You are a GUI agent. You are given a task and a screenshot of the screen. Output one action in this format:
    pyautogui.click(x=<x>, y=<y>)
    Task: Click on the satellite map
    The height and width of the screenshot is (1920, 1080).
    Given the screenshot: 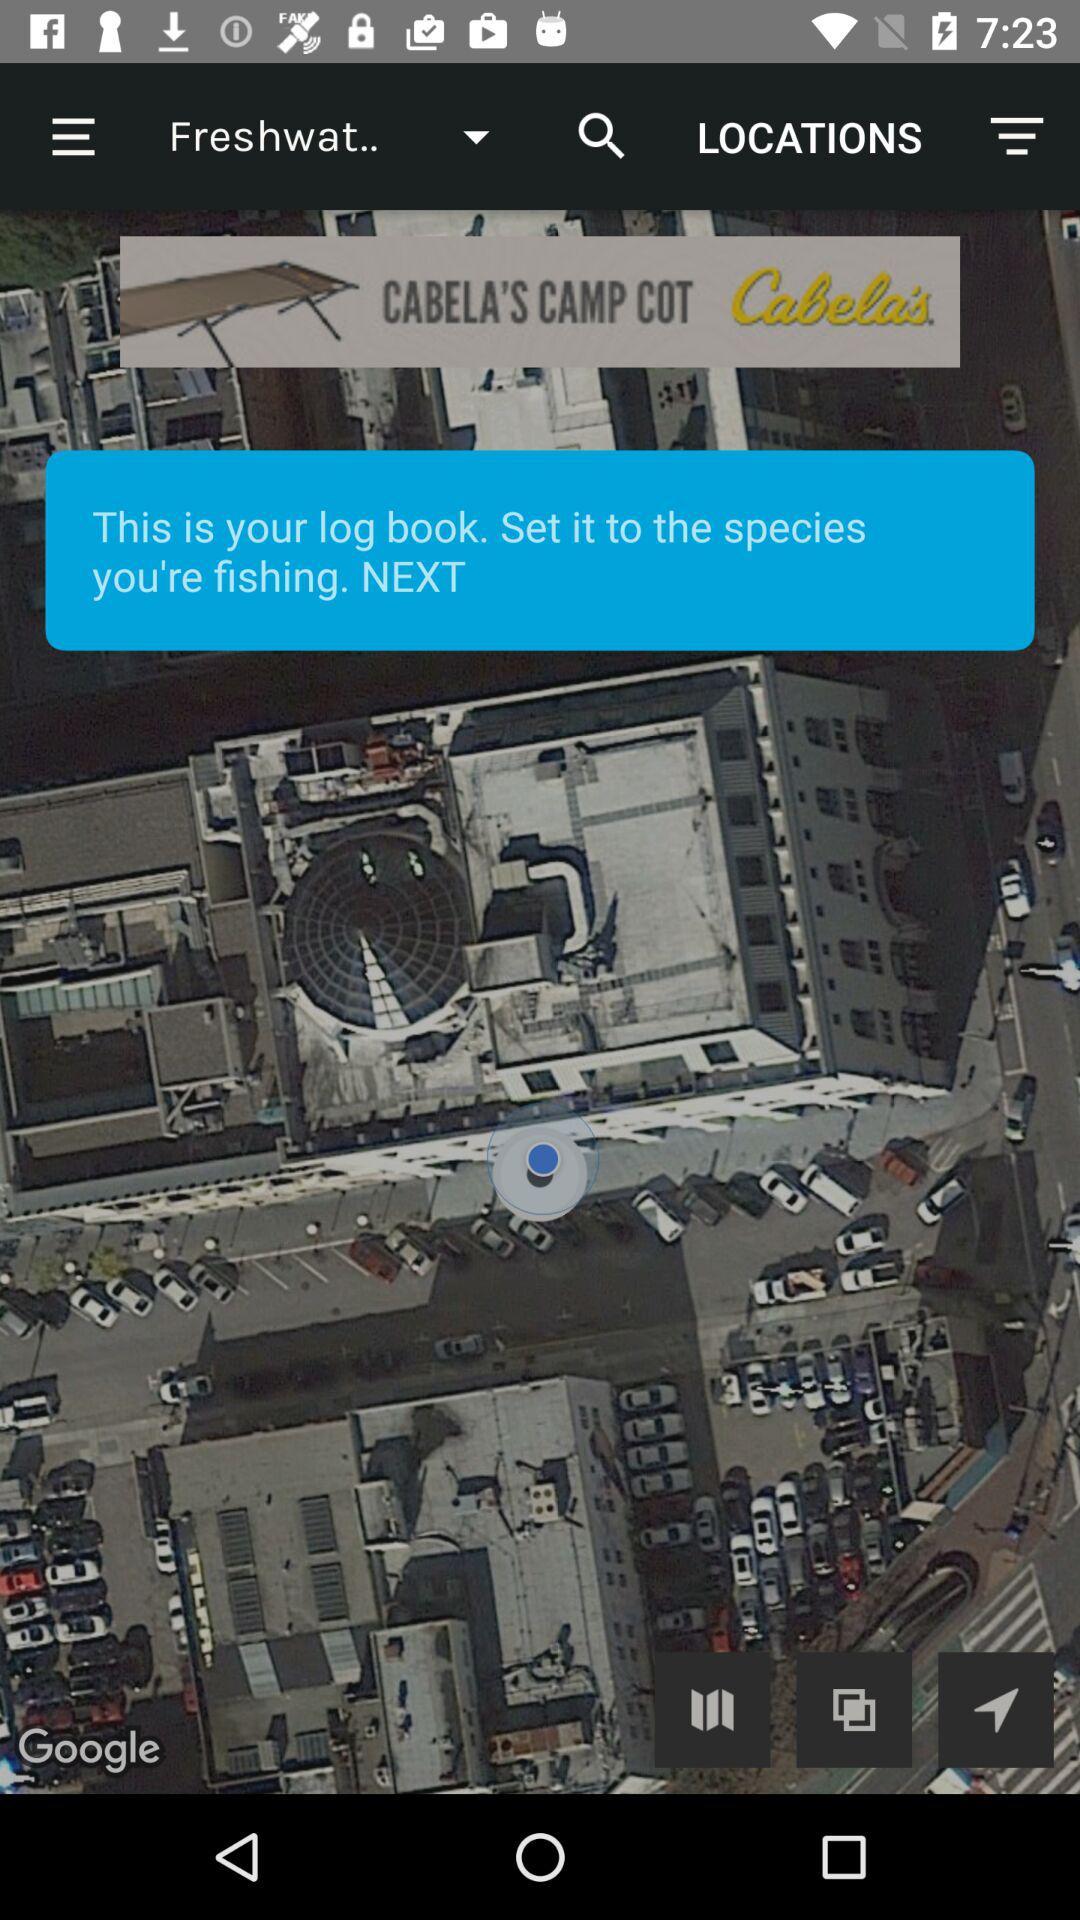 What is the action you would take?
    pyautogui.click(x=540, y=1002)
    